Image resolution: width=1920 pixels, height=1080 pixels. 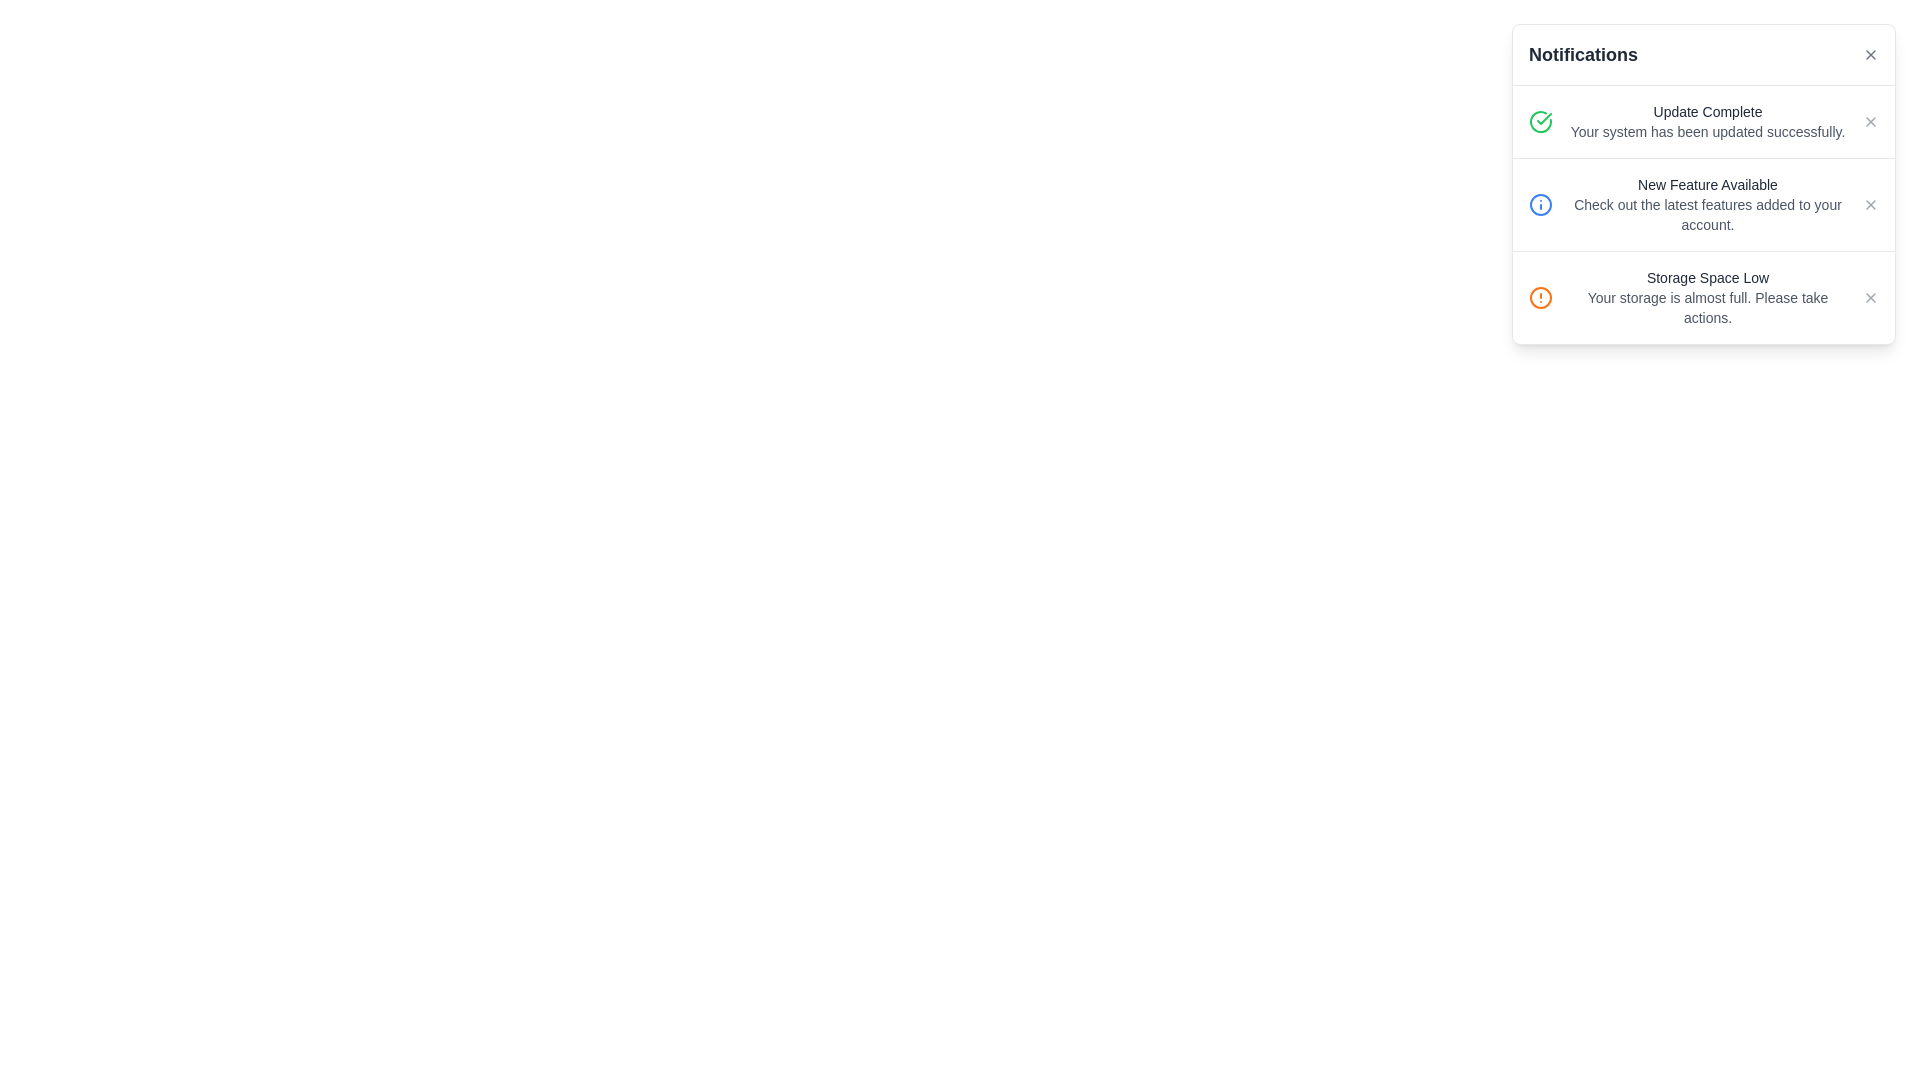 I want to click on the close button located at the top-right corner of the first notification message in the notifications panel, so click(x=1870, y=122).